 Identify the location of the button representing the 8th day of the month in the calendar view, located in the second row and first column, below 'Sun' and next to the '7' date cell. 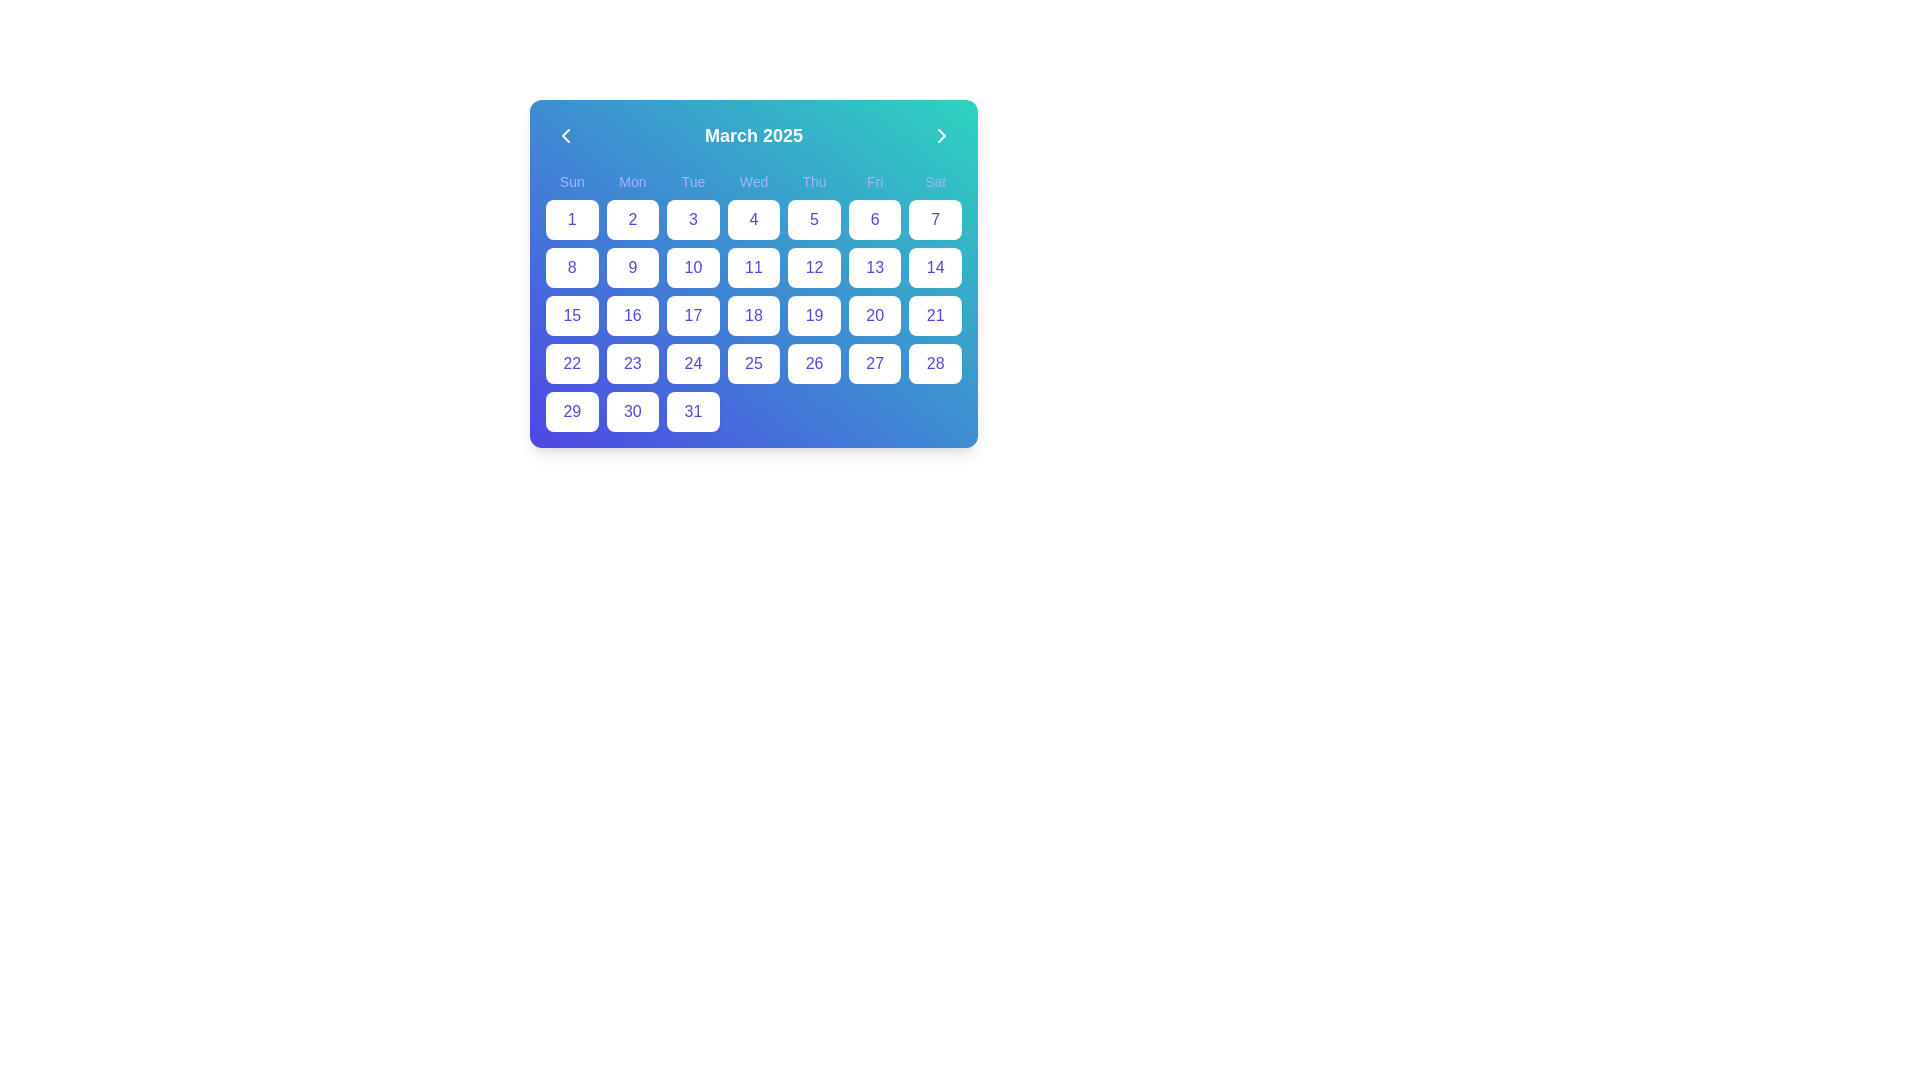
(571, 266).